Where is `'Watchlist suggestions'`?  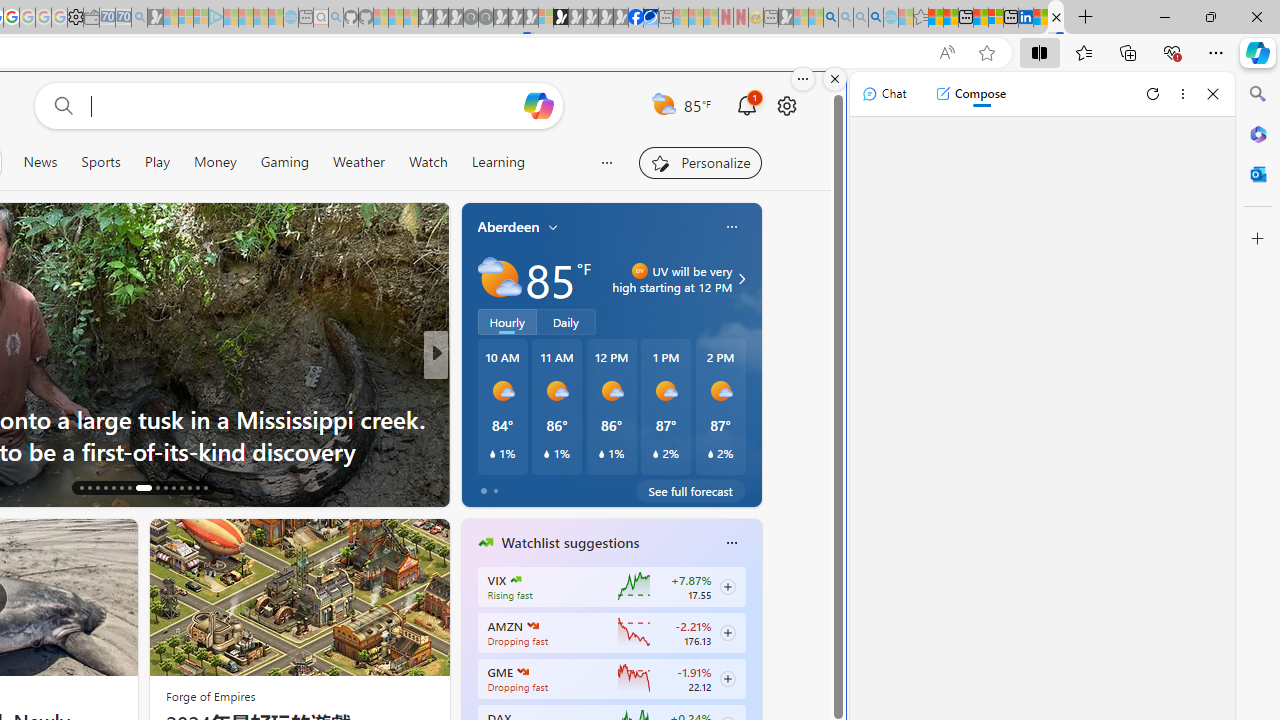 'Watchlist suggestions' is located at coordinates (569, 543).